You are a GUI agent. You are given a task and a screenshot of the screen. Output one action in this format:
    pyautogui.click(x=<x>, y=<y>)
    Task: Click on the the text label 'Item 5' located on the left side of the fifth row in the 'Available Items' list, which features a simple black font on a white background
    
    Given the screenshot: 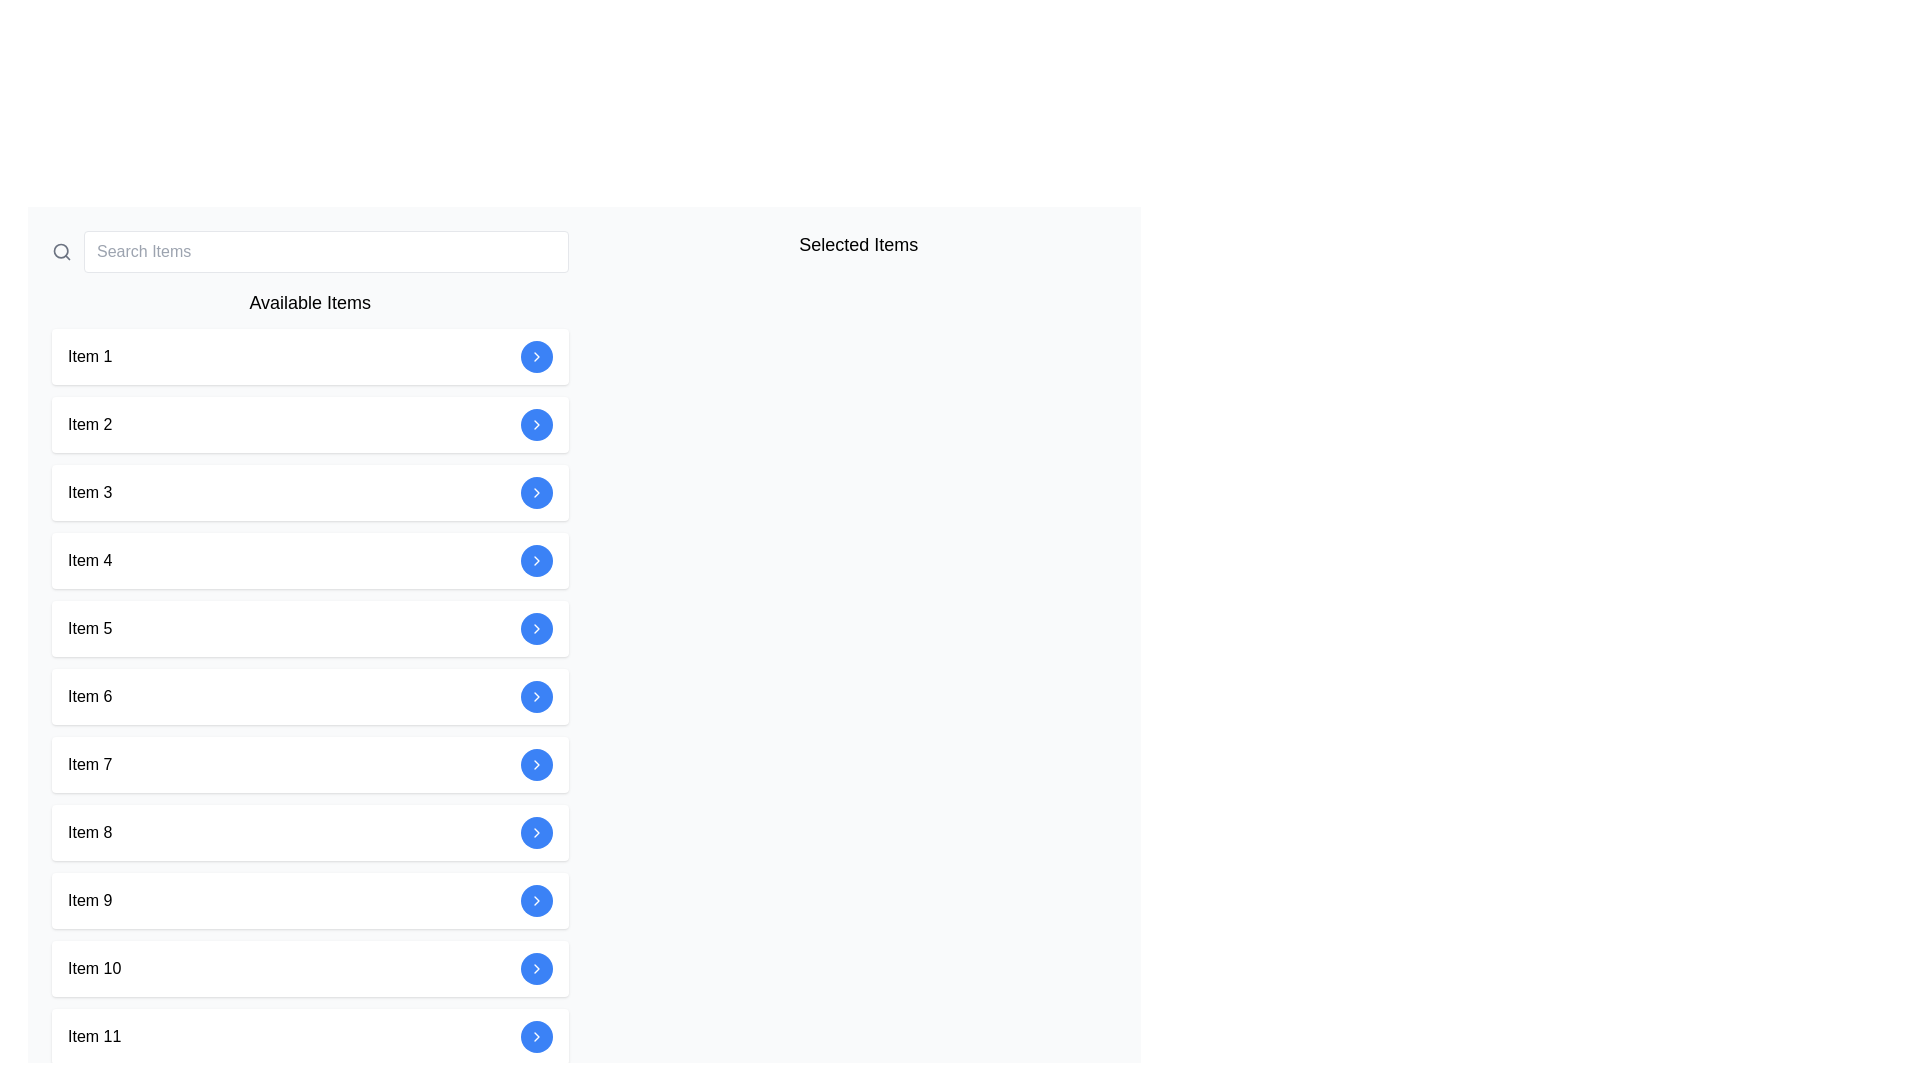 What is the action you would take?
    pyautogui.click(x=89, y=627)
    